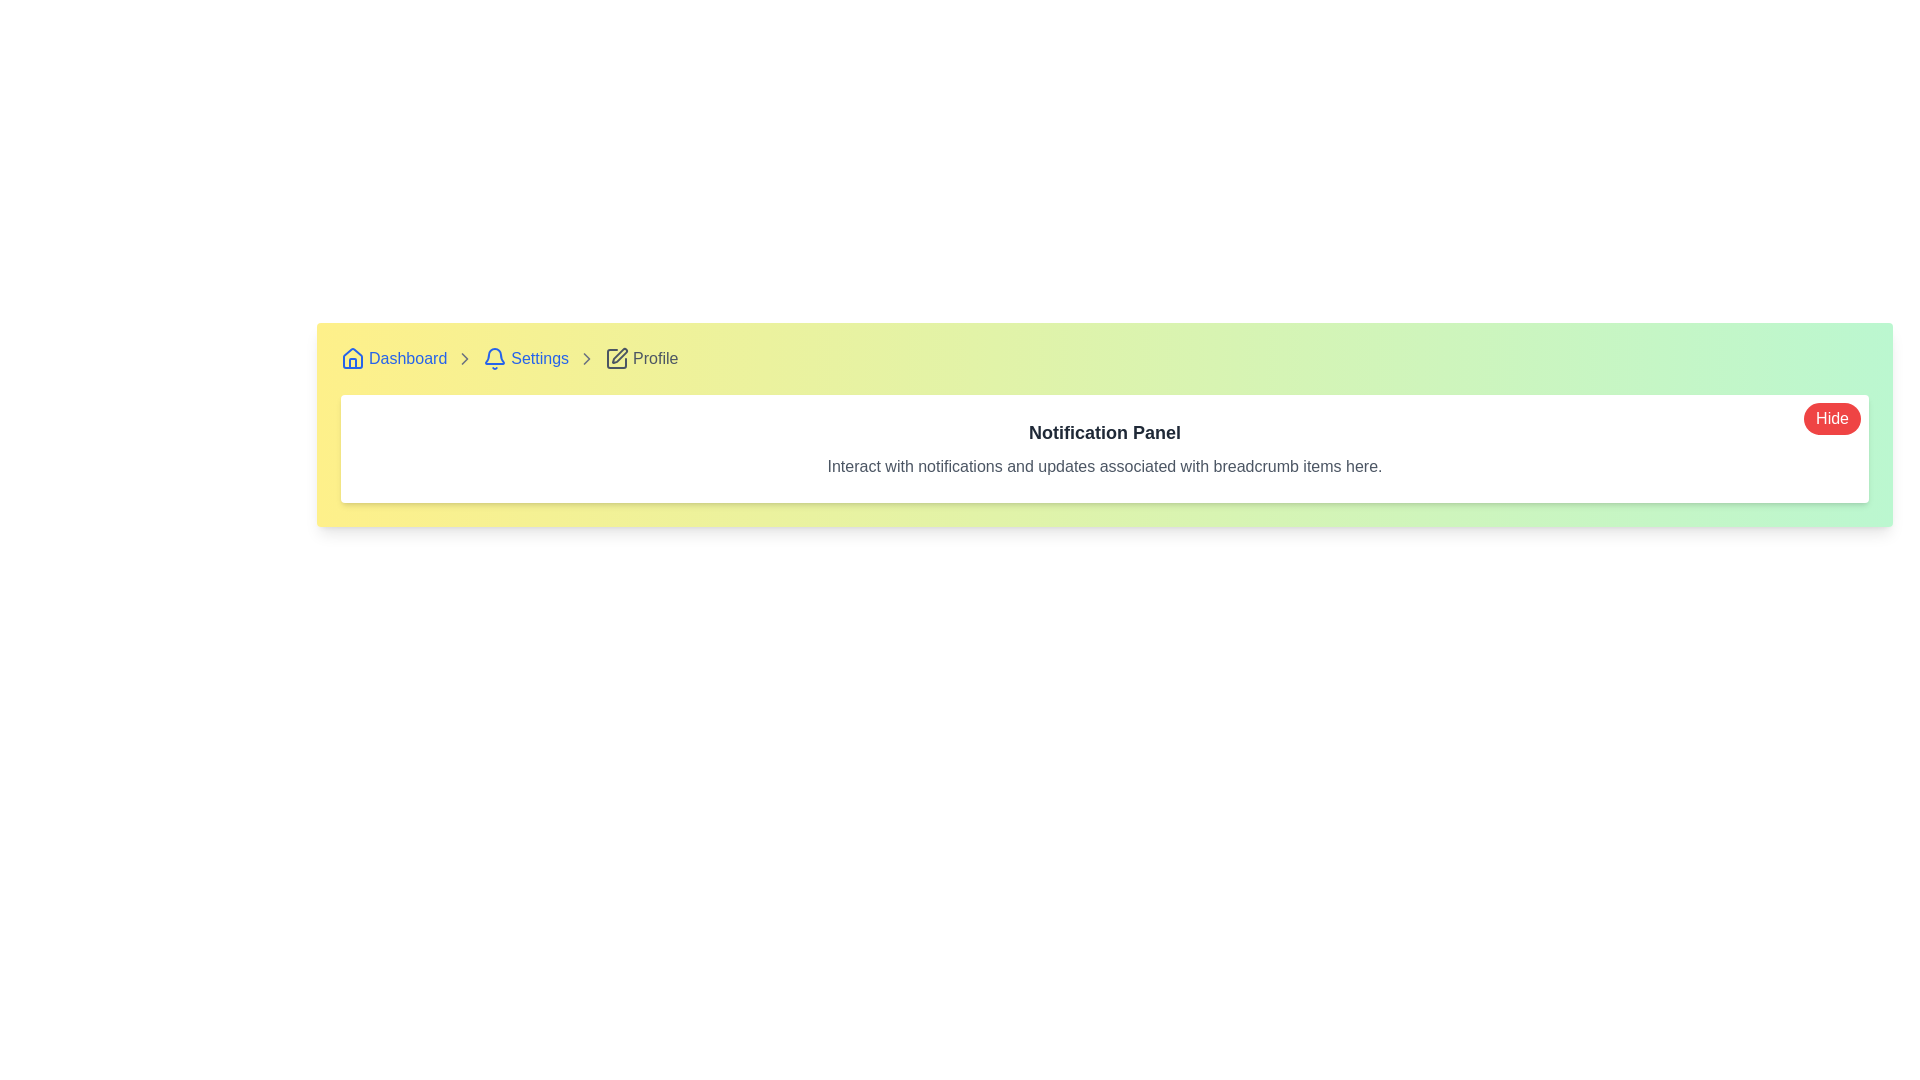  Describe the element at coordinates (586, 357) in the screenshot. I see `the right-facing chevron icon in the breadcrumb navigation bar` at that location.